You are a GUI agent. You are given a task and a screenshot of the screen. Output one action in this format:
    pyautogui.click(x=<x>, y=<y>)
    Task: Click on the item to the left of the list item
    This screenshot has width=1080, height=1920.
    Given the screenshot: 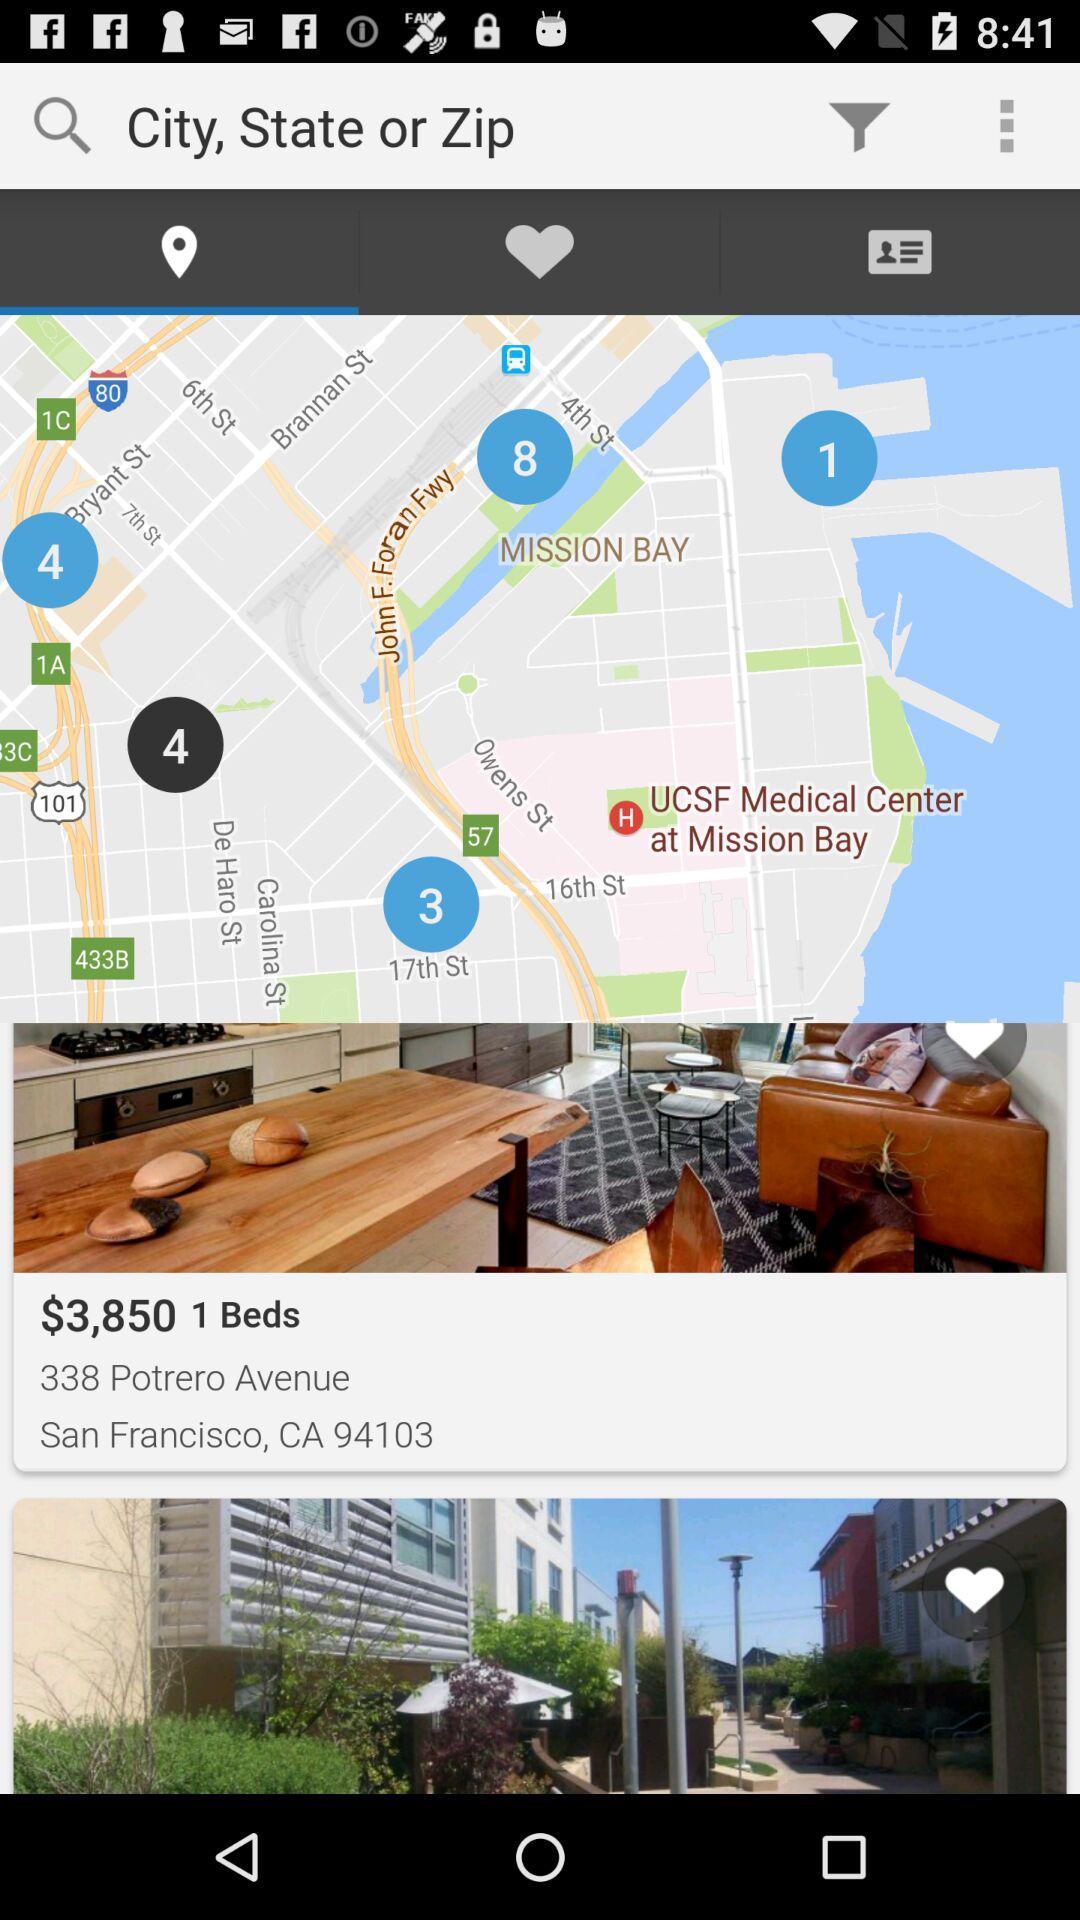 What is the action you would take?
    pyautogui.click(x=75, y=1716)
    